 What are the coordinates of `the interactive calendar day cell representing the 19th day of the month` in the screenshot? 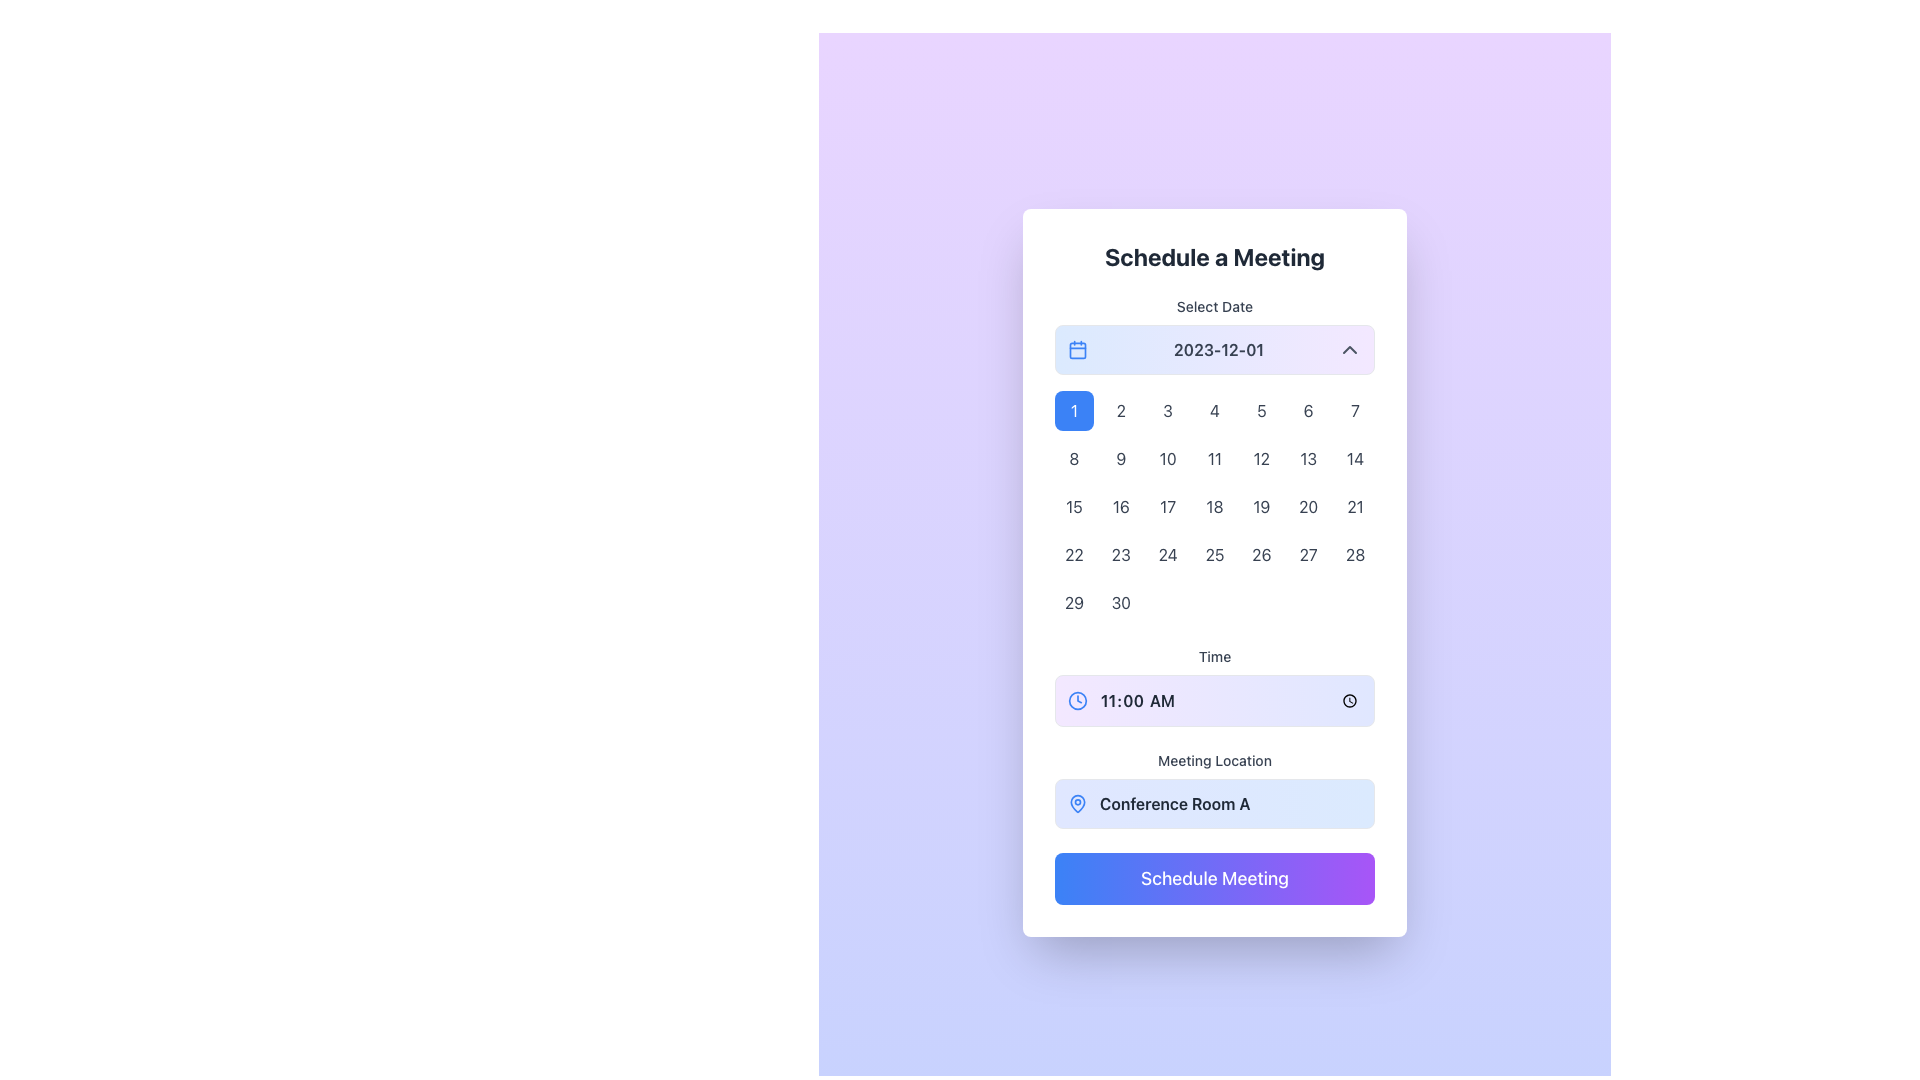 It's located at (1260, 505).